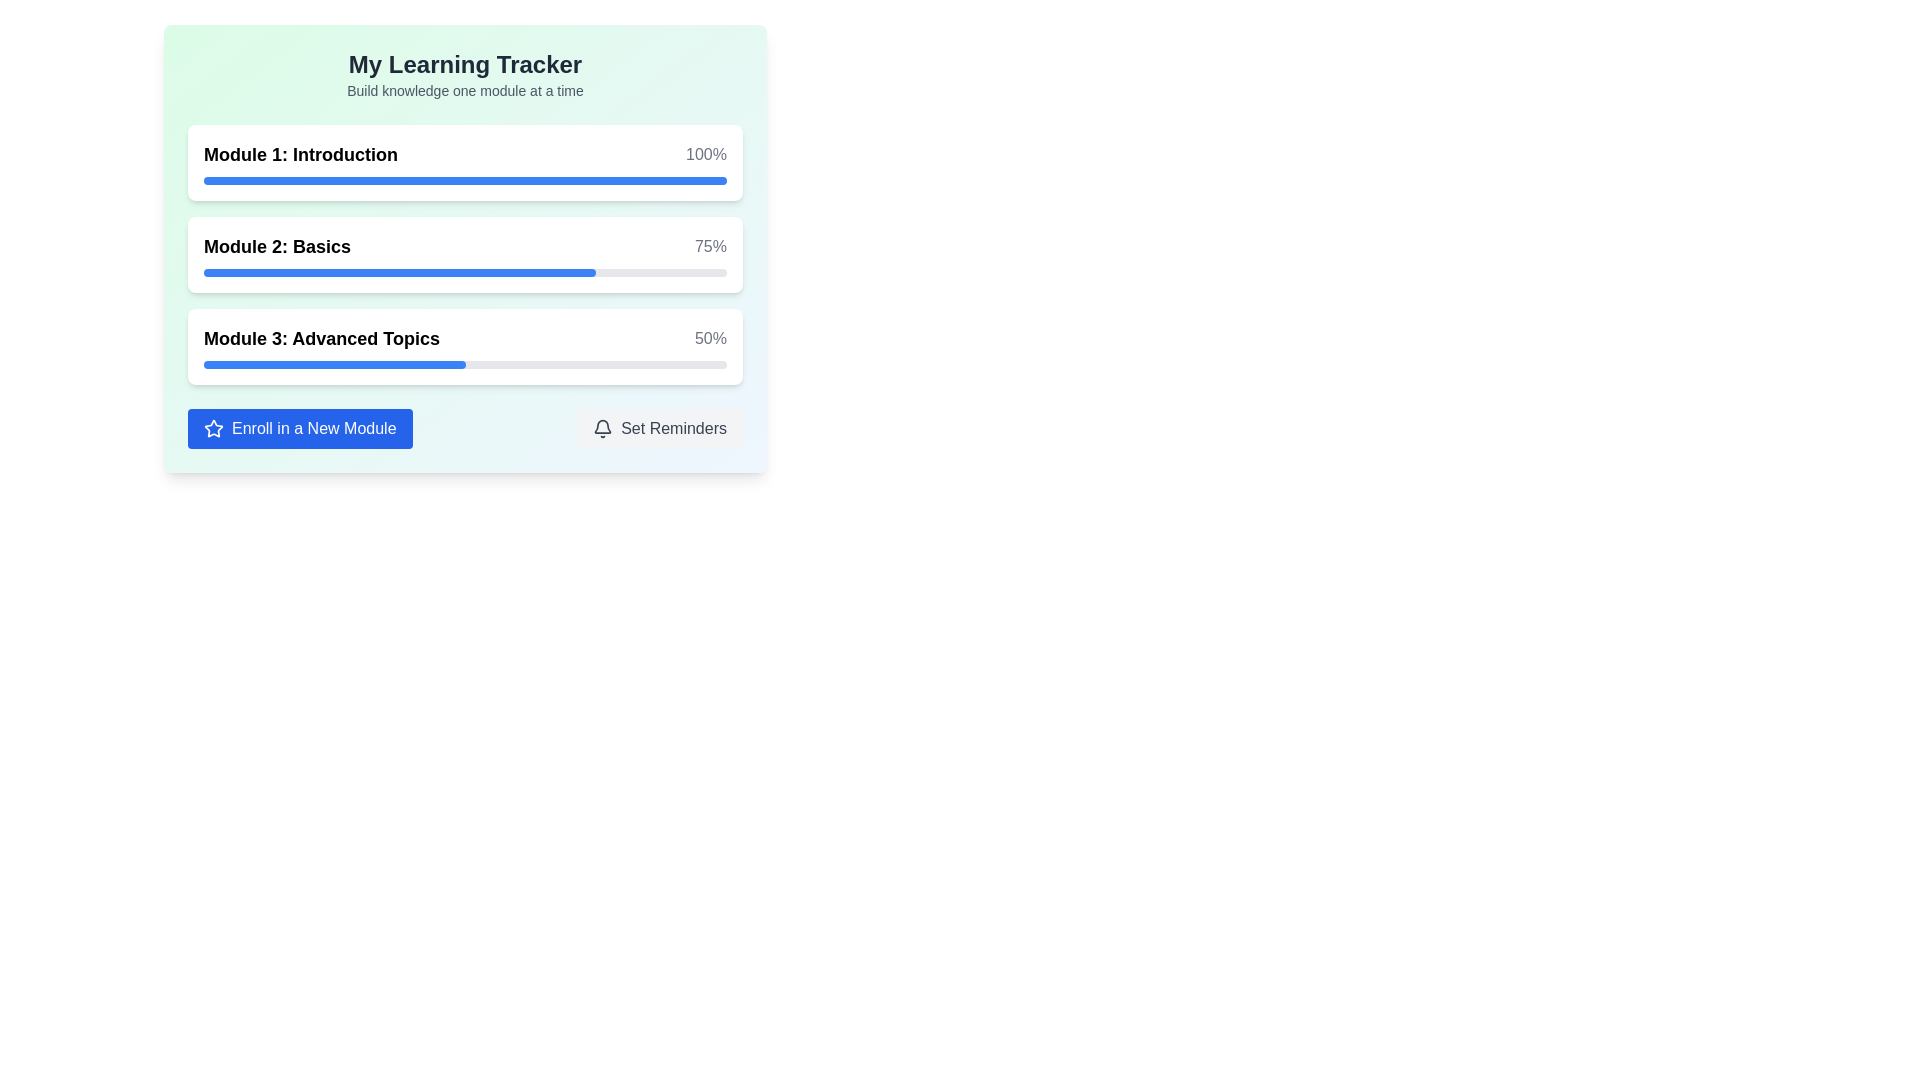 This screenshot has width=1920, height=1080. What do you see at coordinates (214, 427) in the screenshot?
I see `the decorative star icon located inside the blue button labeled 'Enroll in a New Module' at the lower left corner of the interface` at bounding box center [214, 427].